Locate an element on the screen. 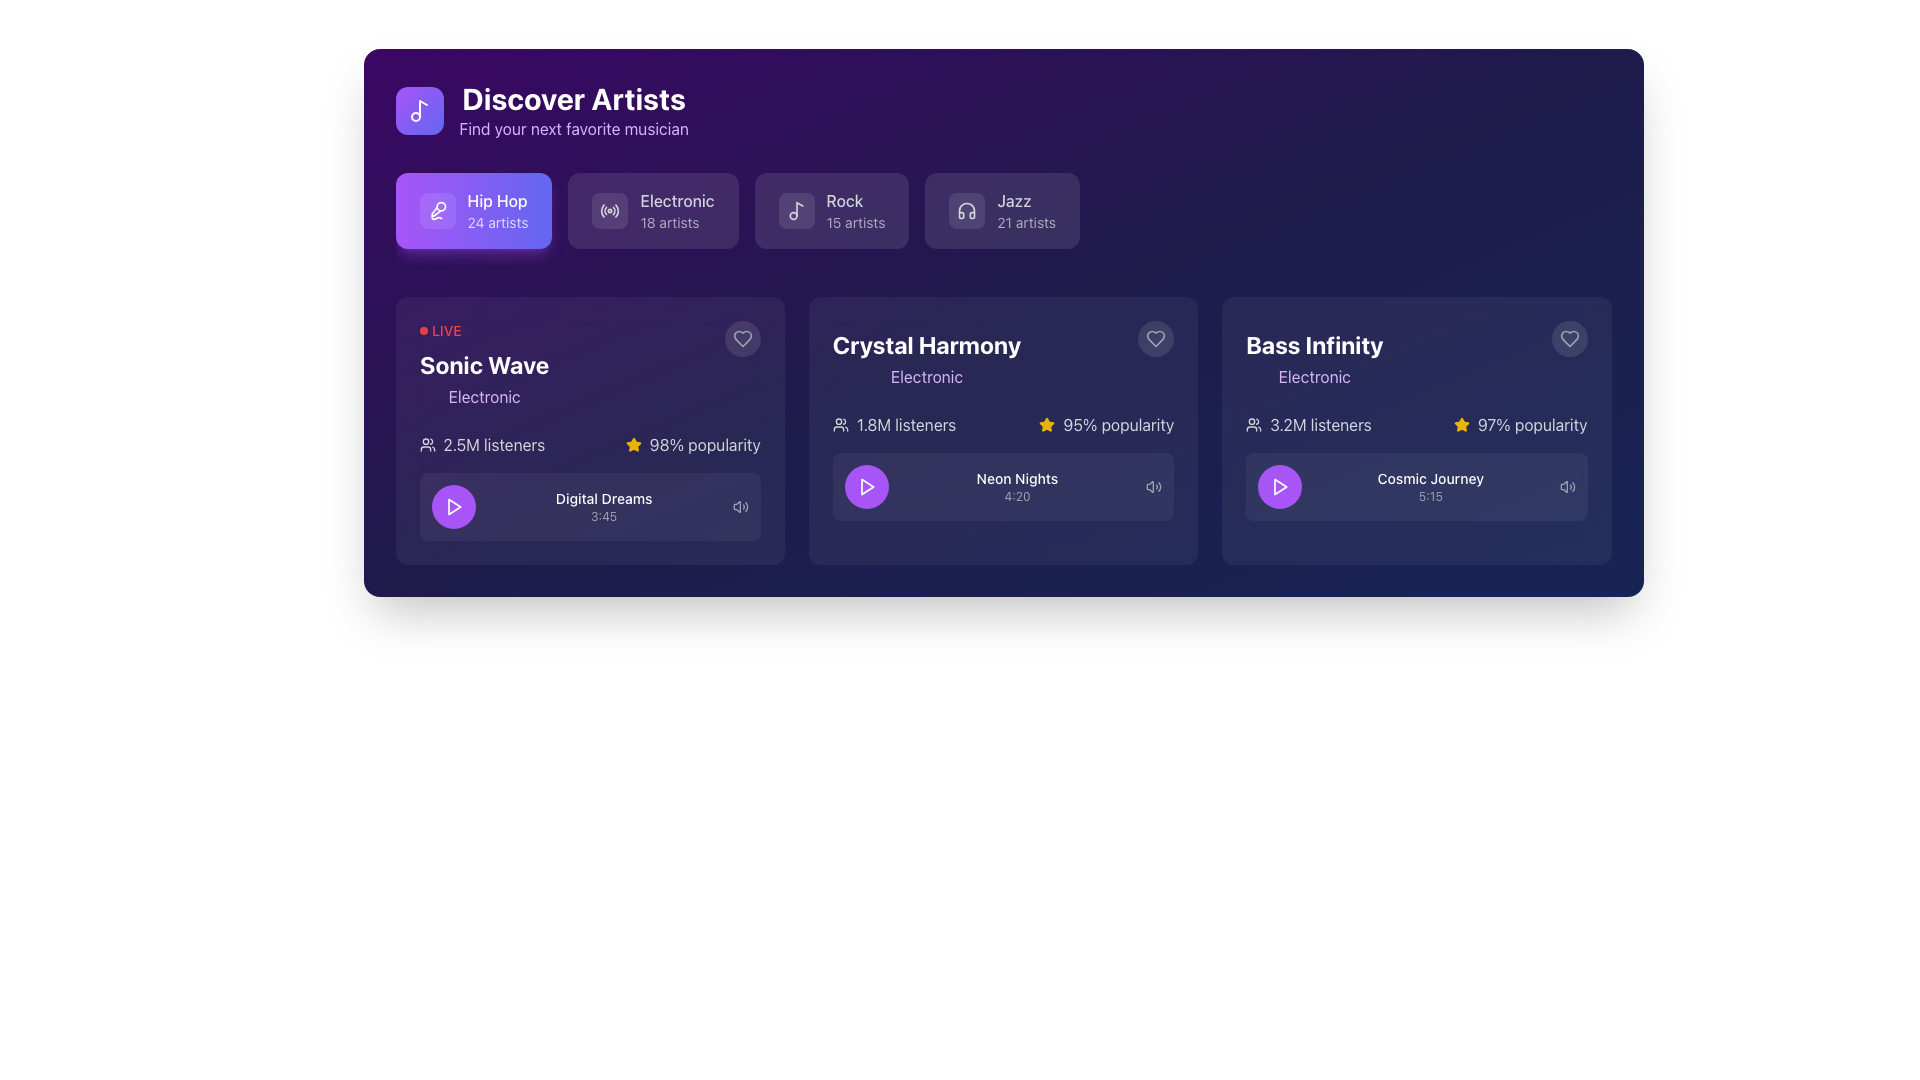 This screenshot has width=1920, height=1080. the star icon that visually conveys a rating of 95% popularity, located in the 'Crystal Harmony' card in the second column, adjacent to the popularity percentage text is located at coordinates (1046, 423).